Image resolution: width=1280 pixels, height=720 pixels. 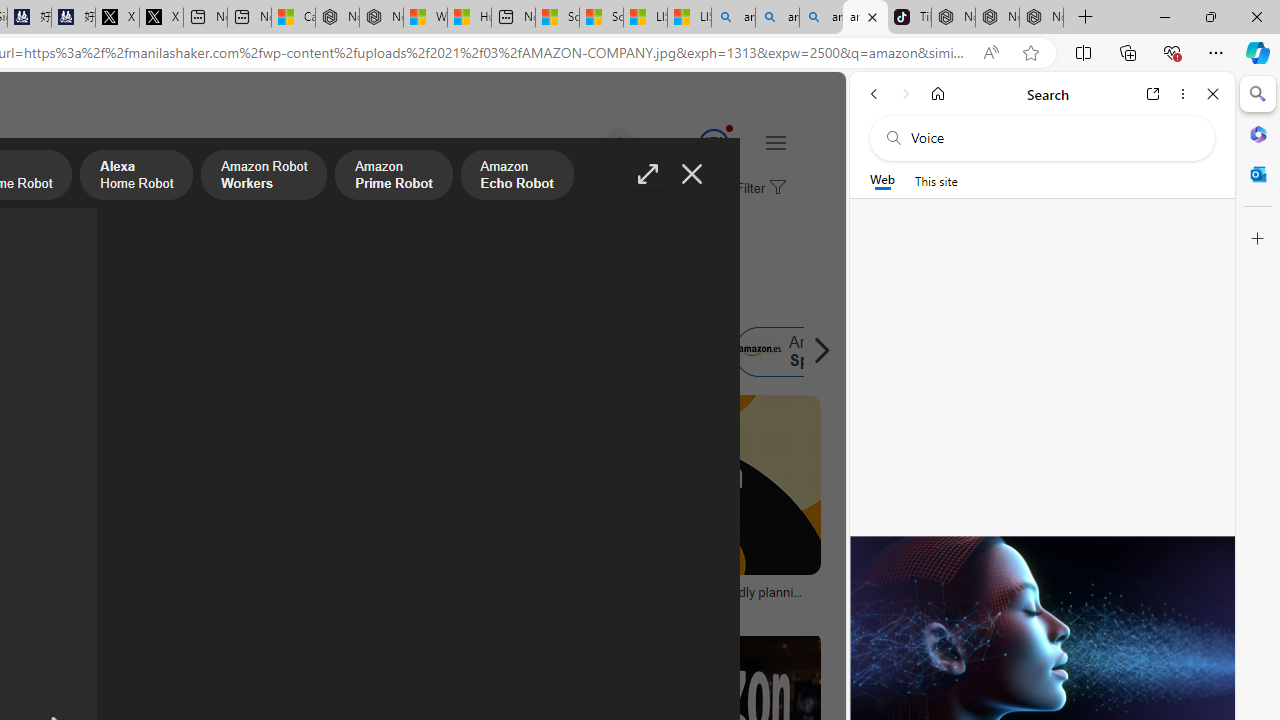 I want to click on 'Amazon Spain', so click(x=758, y=351).